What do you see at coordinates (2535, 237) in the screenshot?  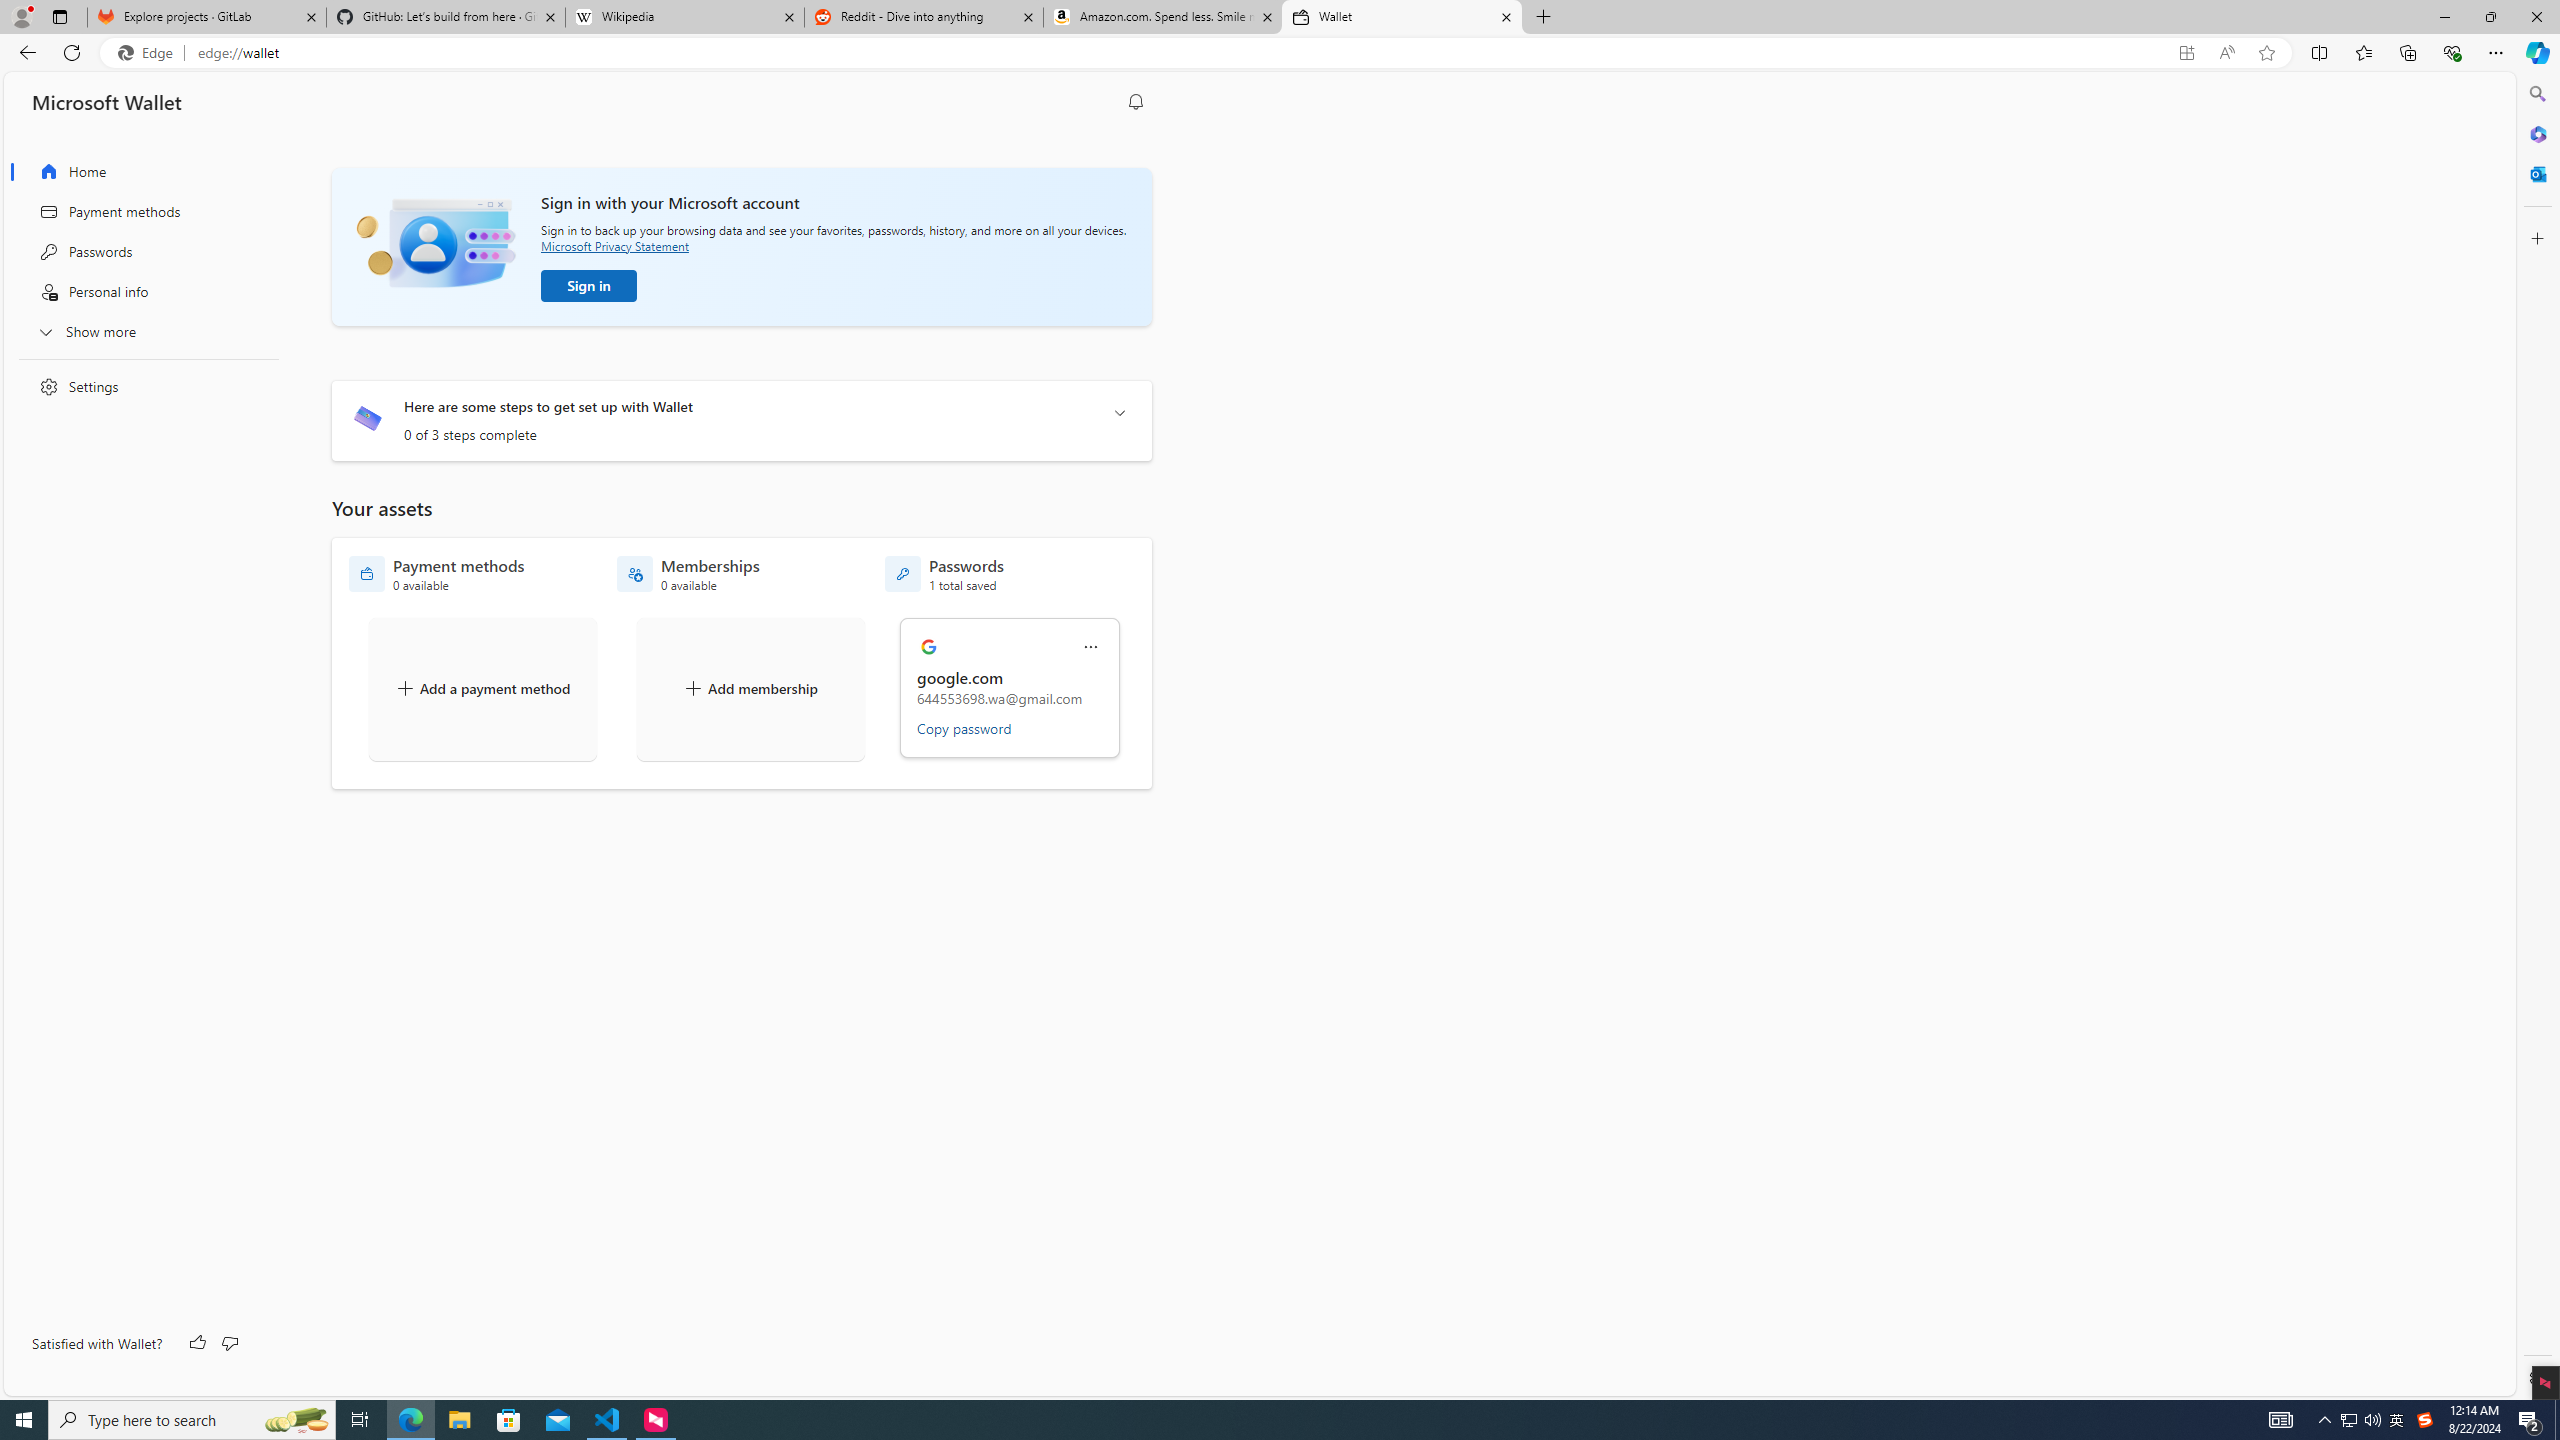 I see `'Customize'` at bounding box center [2535, 237].